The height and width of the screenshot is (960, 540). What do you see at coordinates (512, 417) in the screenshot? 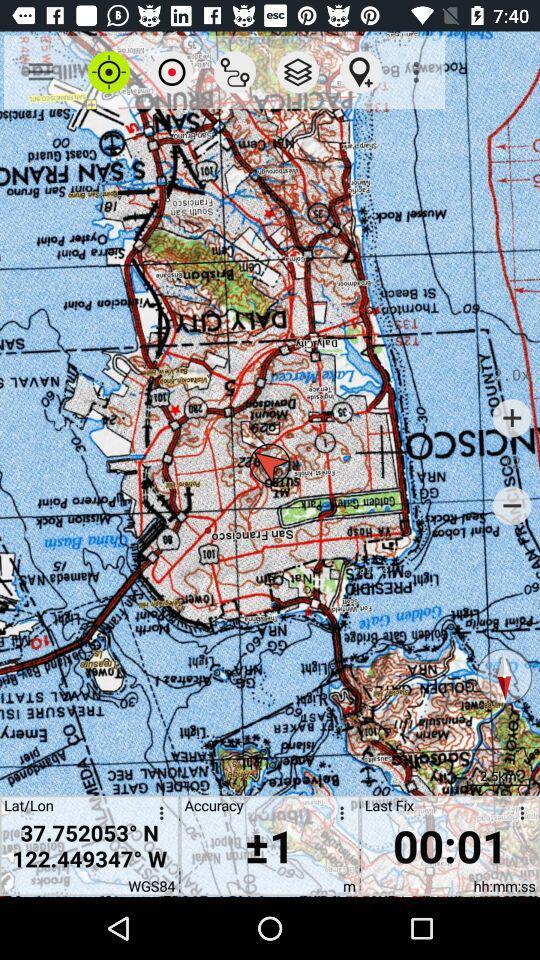
I see `item above the 12` at bounding box center [512, 417].